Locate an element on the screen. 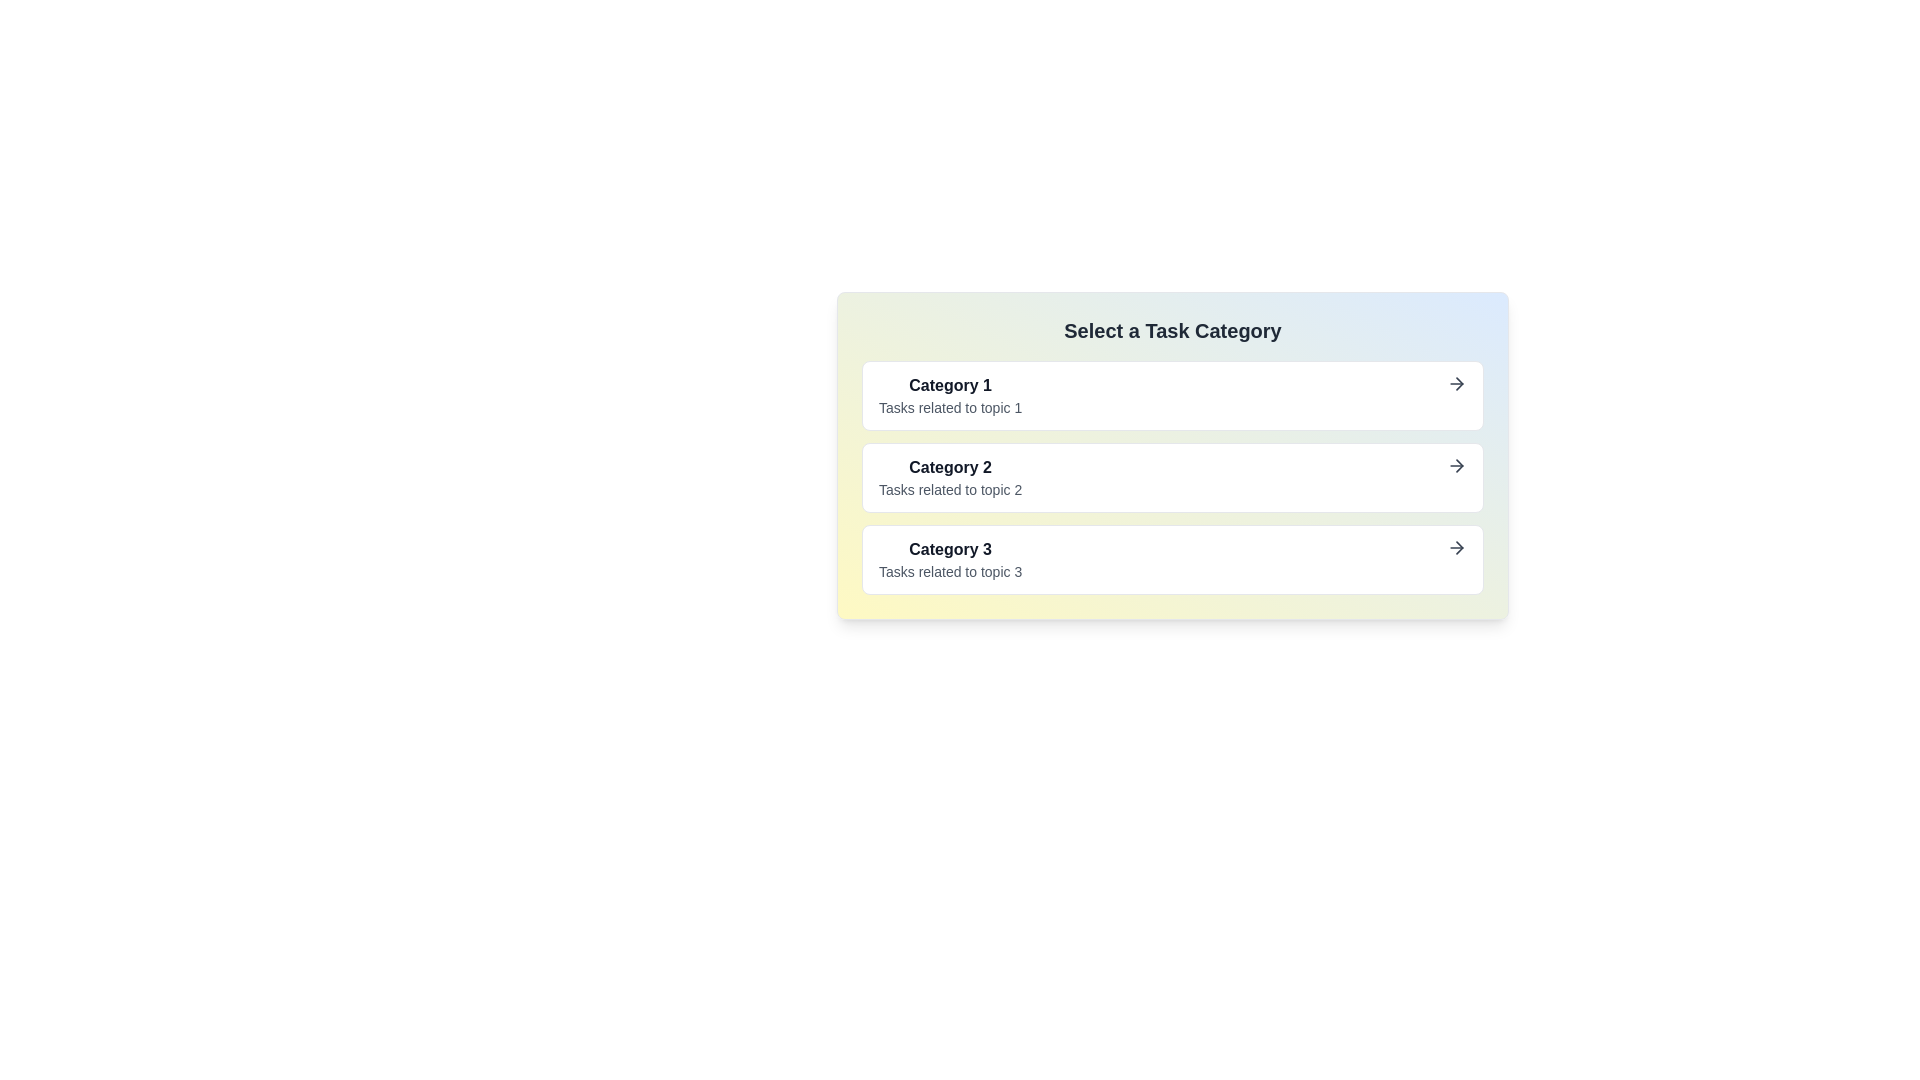 Image resolution: width=1920 pixels, height=1080 pixels. the second category in the task selection interface is located at coordinates (1172, 455).